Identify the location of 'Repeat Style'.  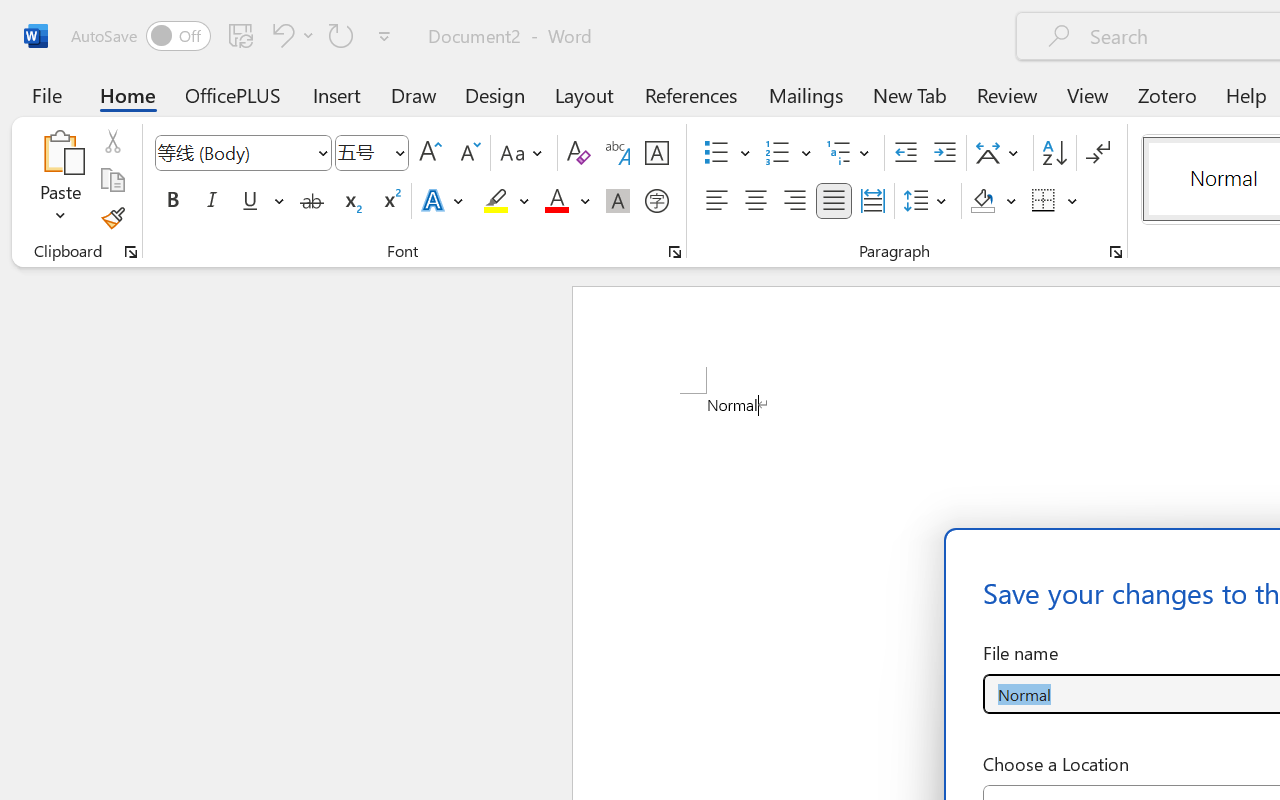
(341, 34).